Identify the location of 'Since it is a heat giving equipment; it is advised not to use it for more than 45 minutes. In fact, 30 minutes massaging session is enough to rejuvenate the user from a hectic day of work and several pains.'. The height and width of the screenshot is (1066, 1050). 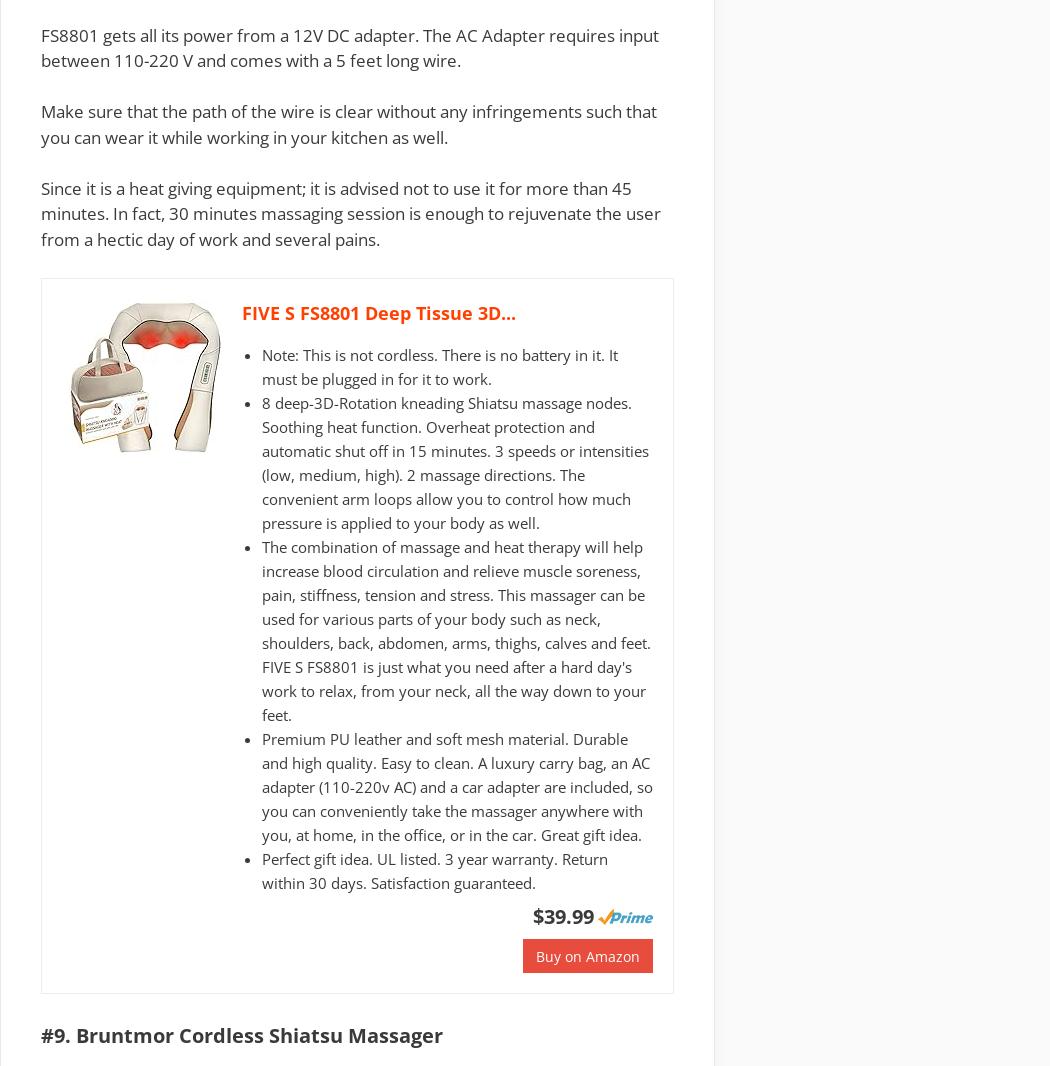
(350, 211).